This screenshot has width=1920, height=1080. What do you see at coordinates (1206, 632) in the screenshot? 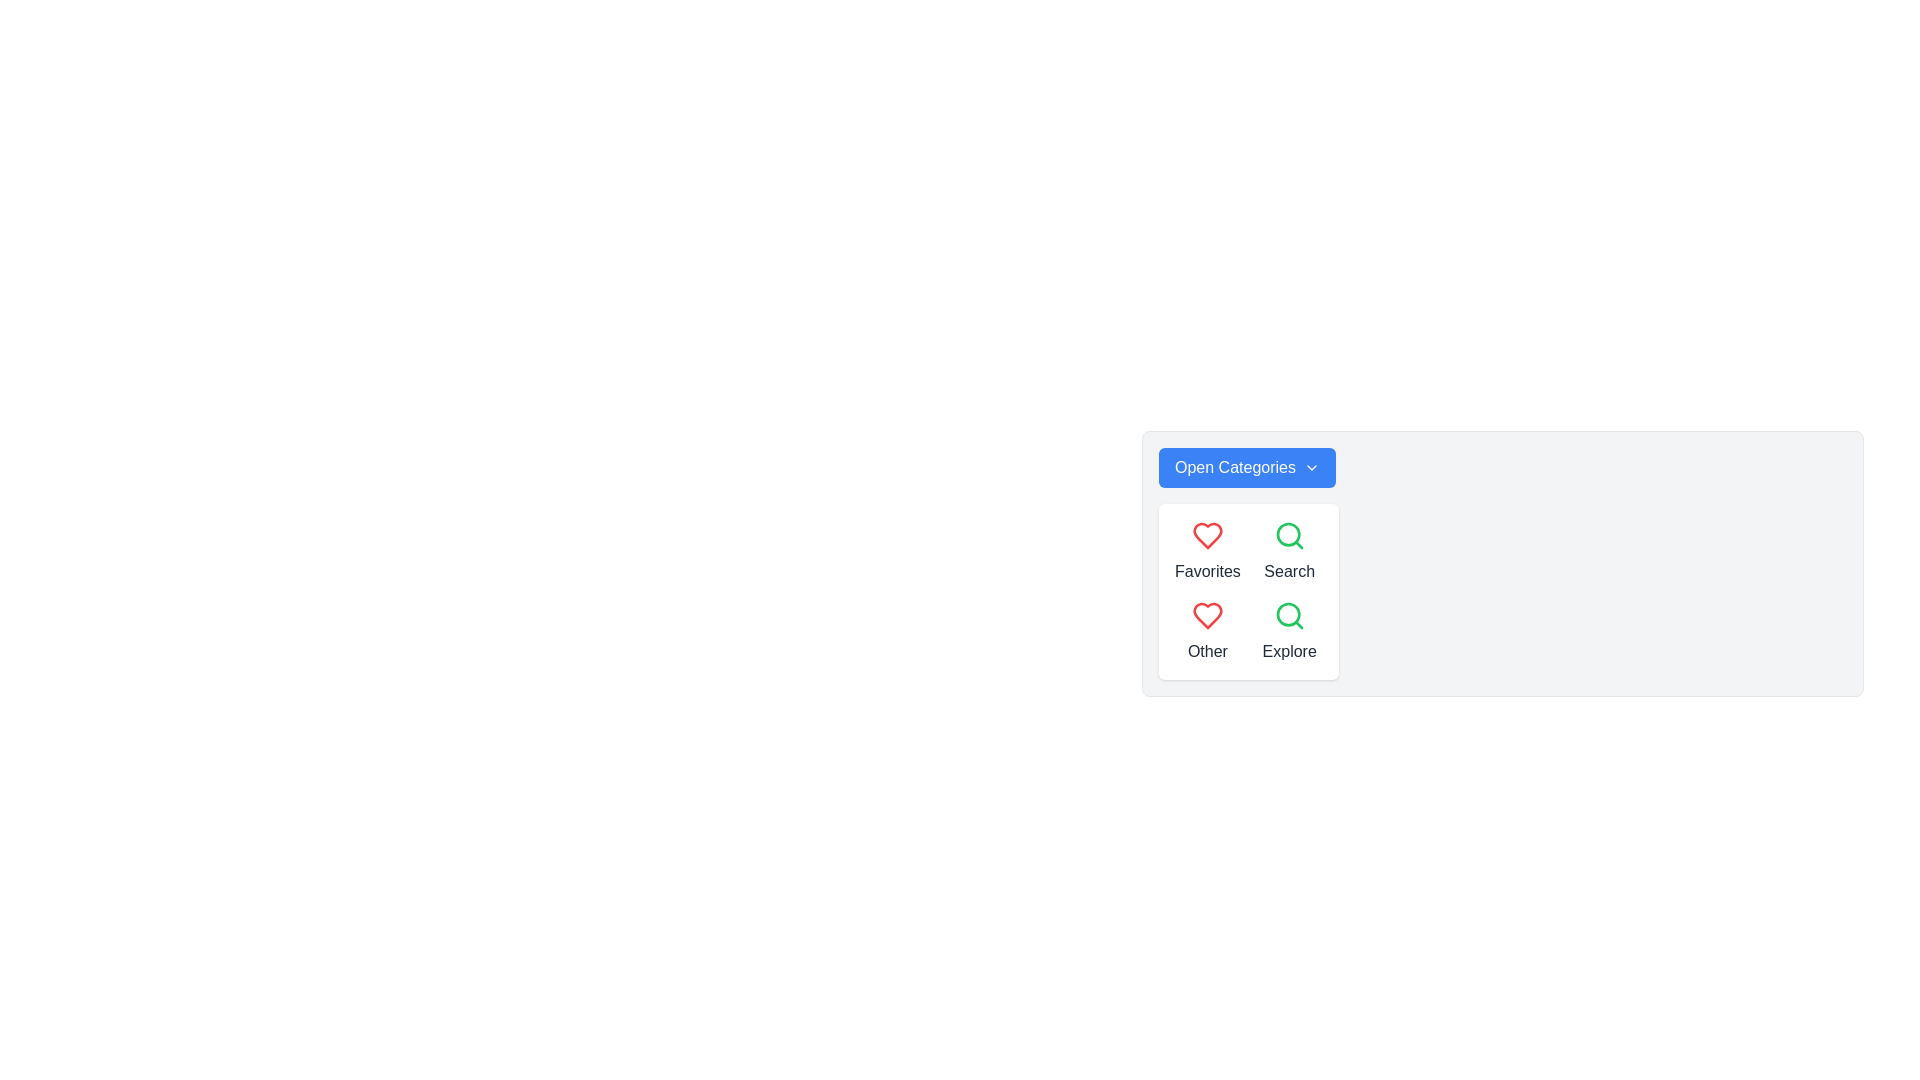
I see `the composite UI element featuring a red heart icon and the text 'Other' below it` at bounding box center [1206, 632].